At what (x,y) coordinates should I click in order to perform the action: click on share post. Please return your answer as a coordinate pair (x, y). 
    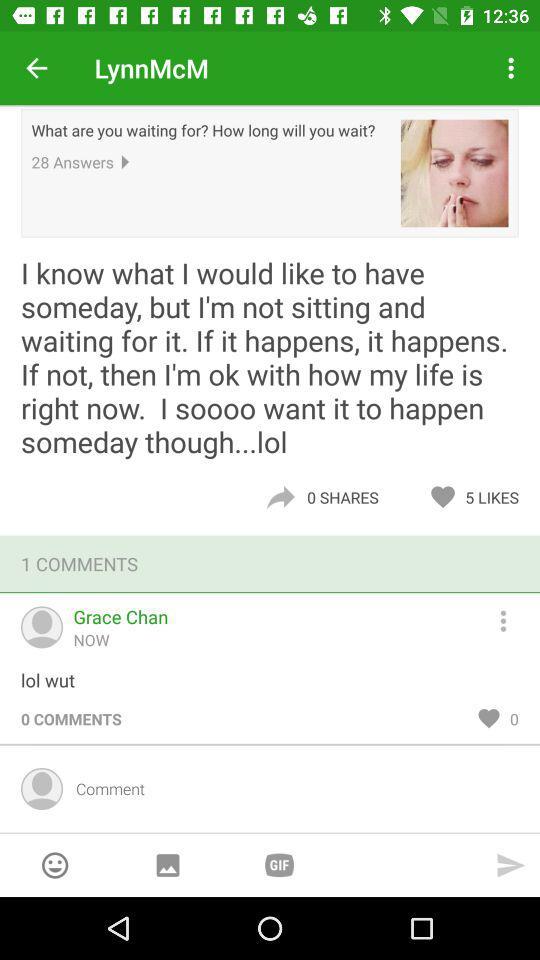
    Looking at the image, I should click on (279, 496).